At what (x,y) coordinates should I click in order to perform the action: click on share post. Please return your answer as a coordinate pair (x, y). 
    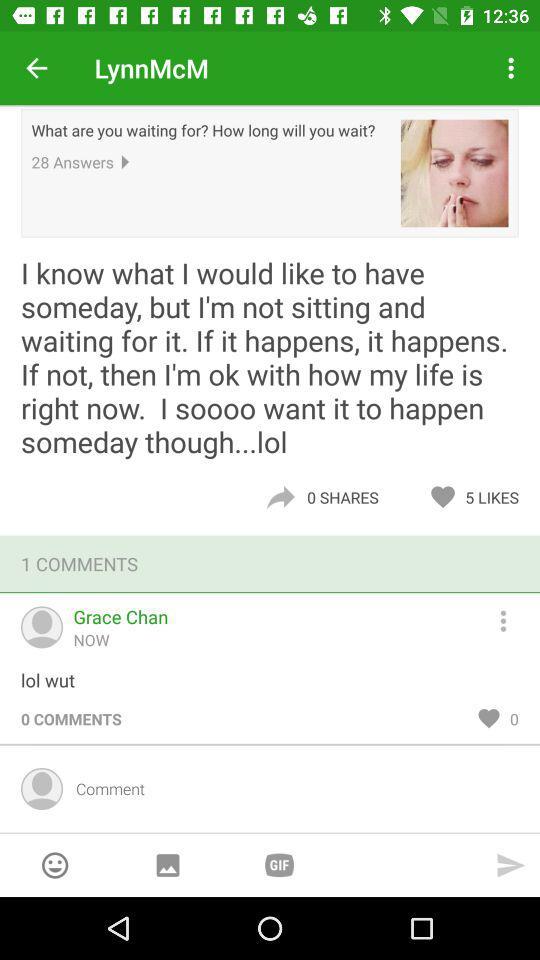
    Looking at the image, I should click on (279, 496).